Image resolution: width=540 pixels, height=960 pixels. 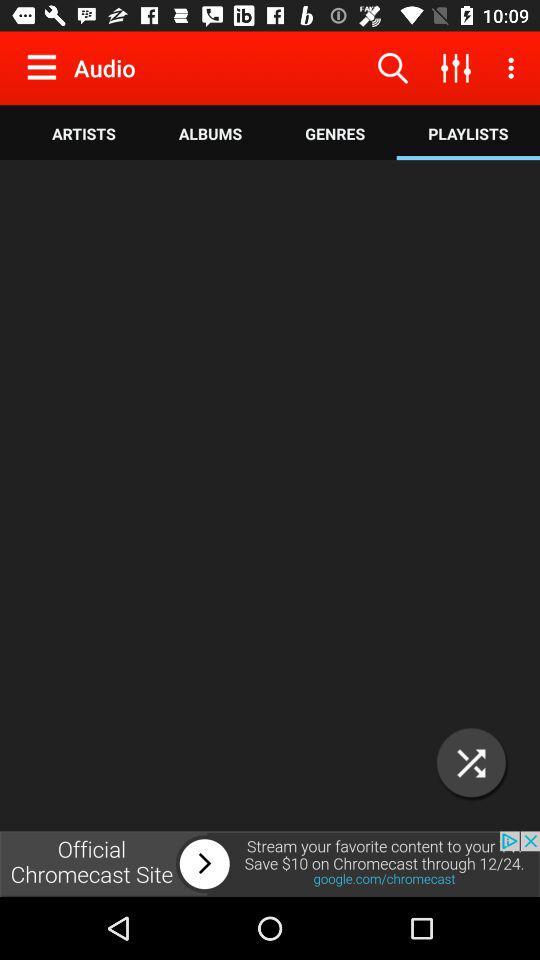 I want to click on description, so click(x=270, y=496).